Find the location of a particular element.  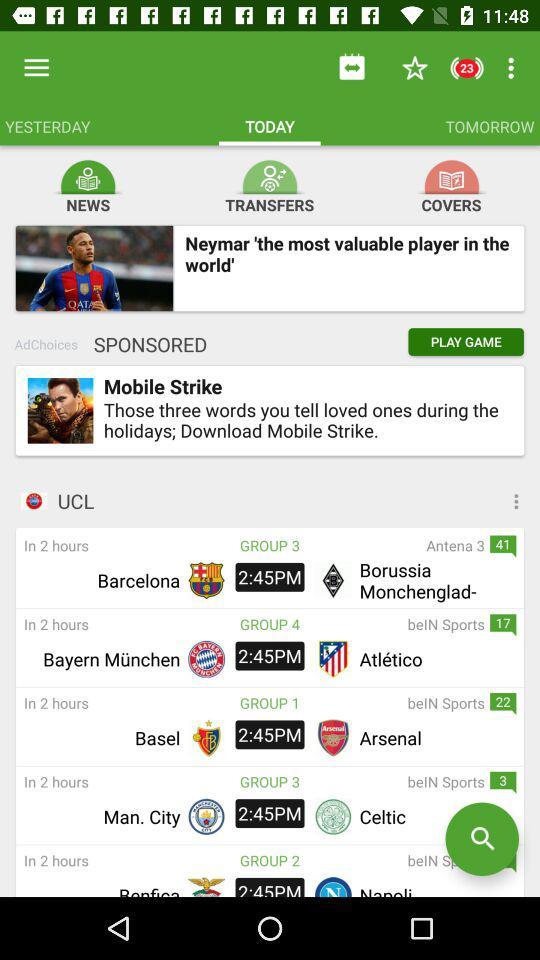

item to the left of the play game icon is located at coordinates (144, 344).